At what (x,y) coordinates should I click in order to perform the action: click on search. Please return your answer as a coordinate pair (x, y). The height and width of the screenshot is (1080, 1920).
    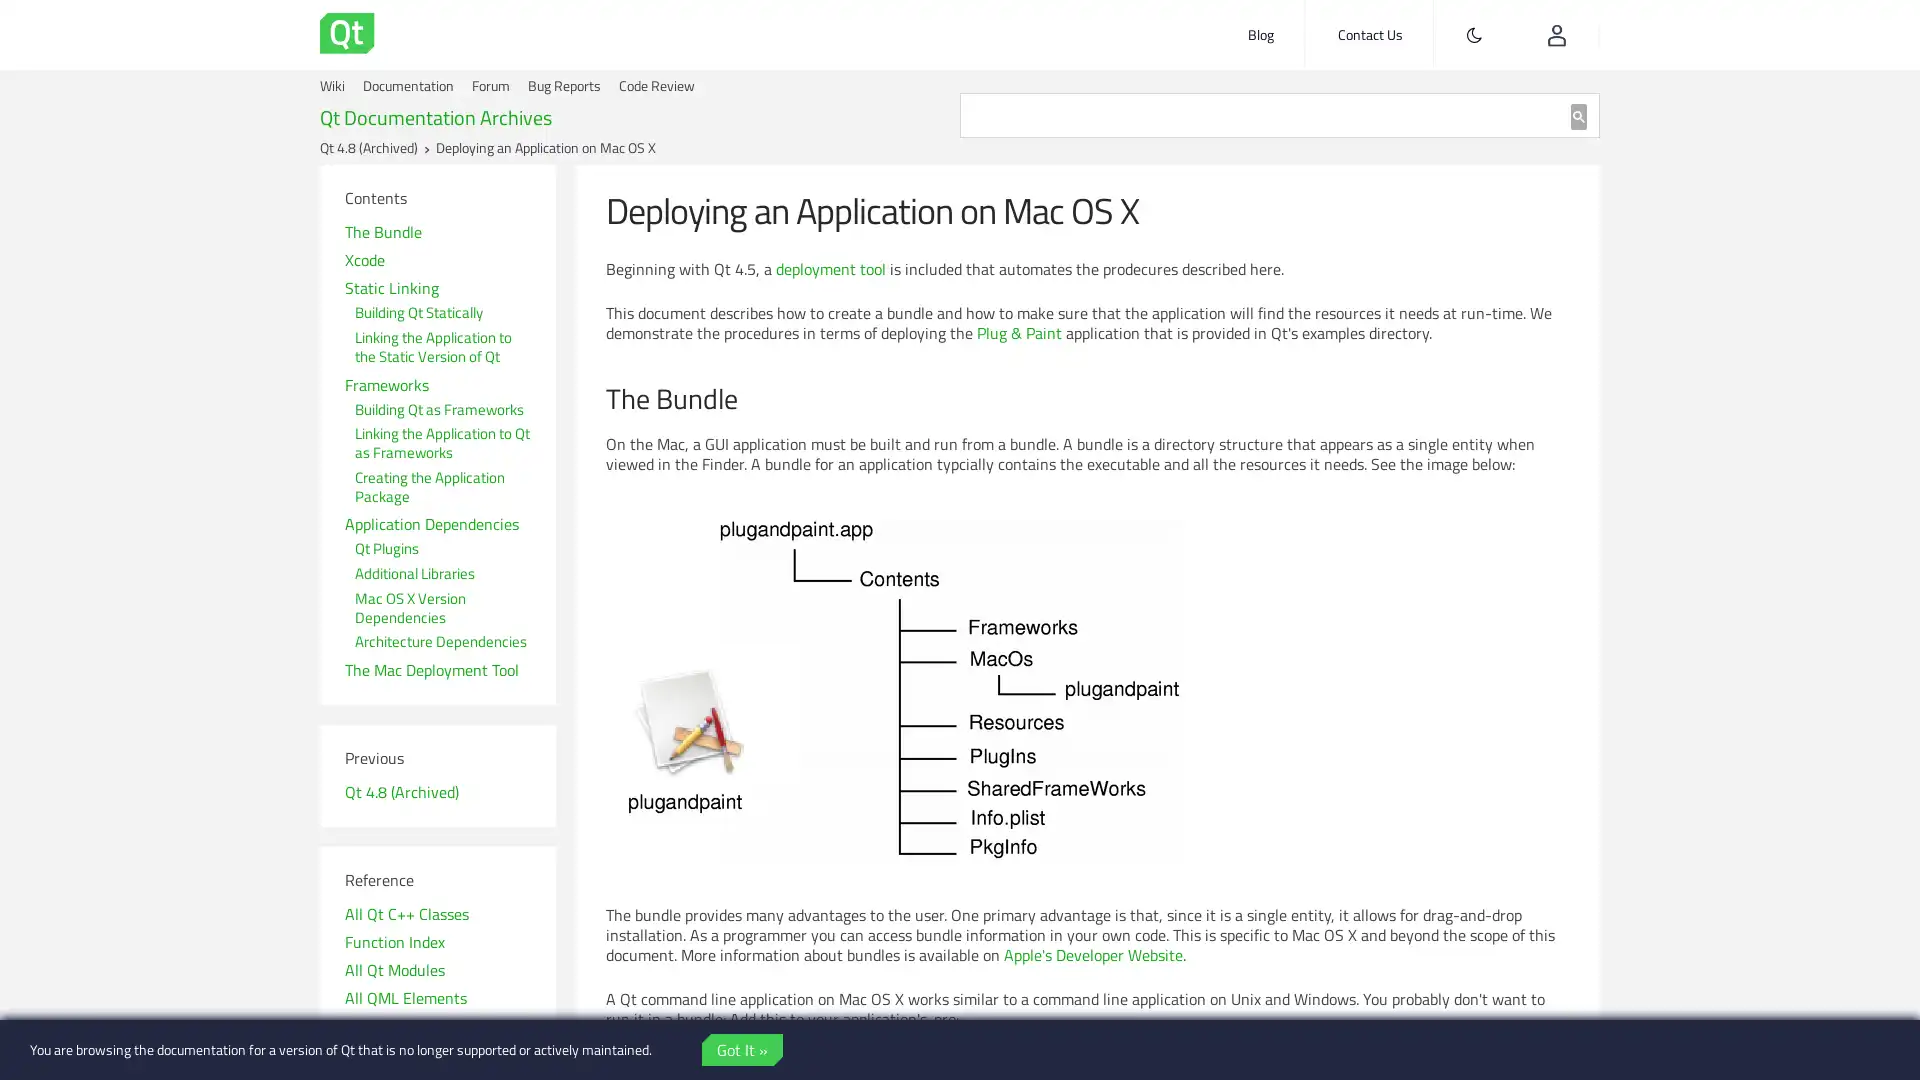
    Looking at the image, I should click on (1578, 115).